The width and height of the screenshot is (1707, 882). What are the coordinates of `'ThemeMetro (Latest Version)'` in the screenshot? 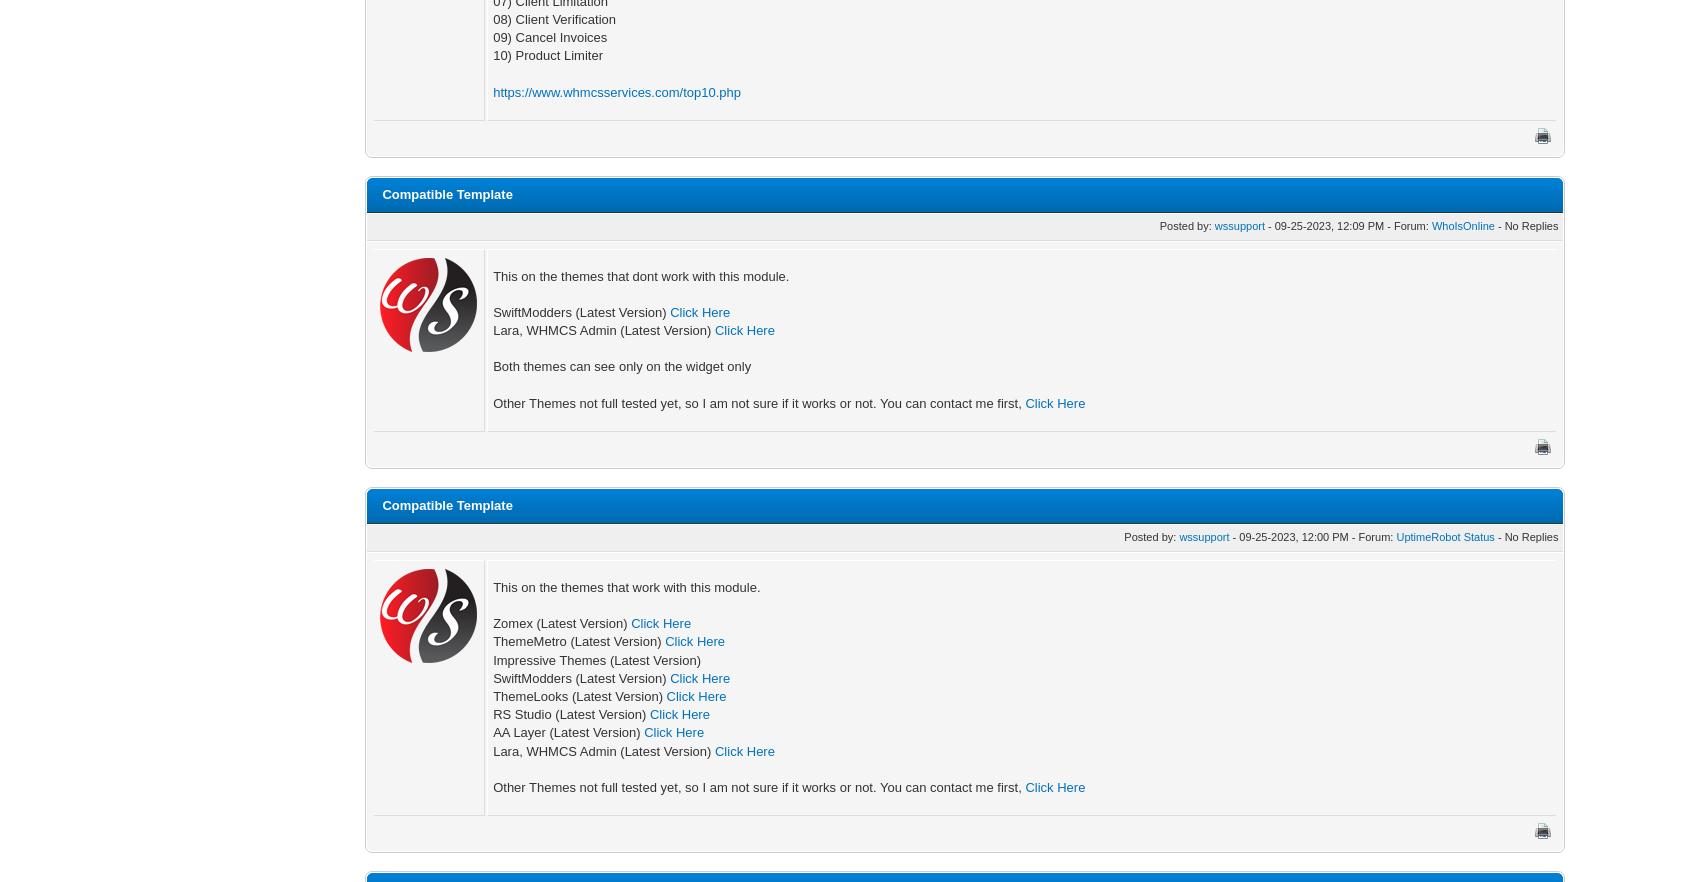 It's located at (579, 641).